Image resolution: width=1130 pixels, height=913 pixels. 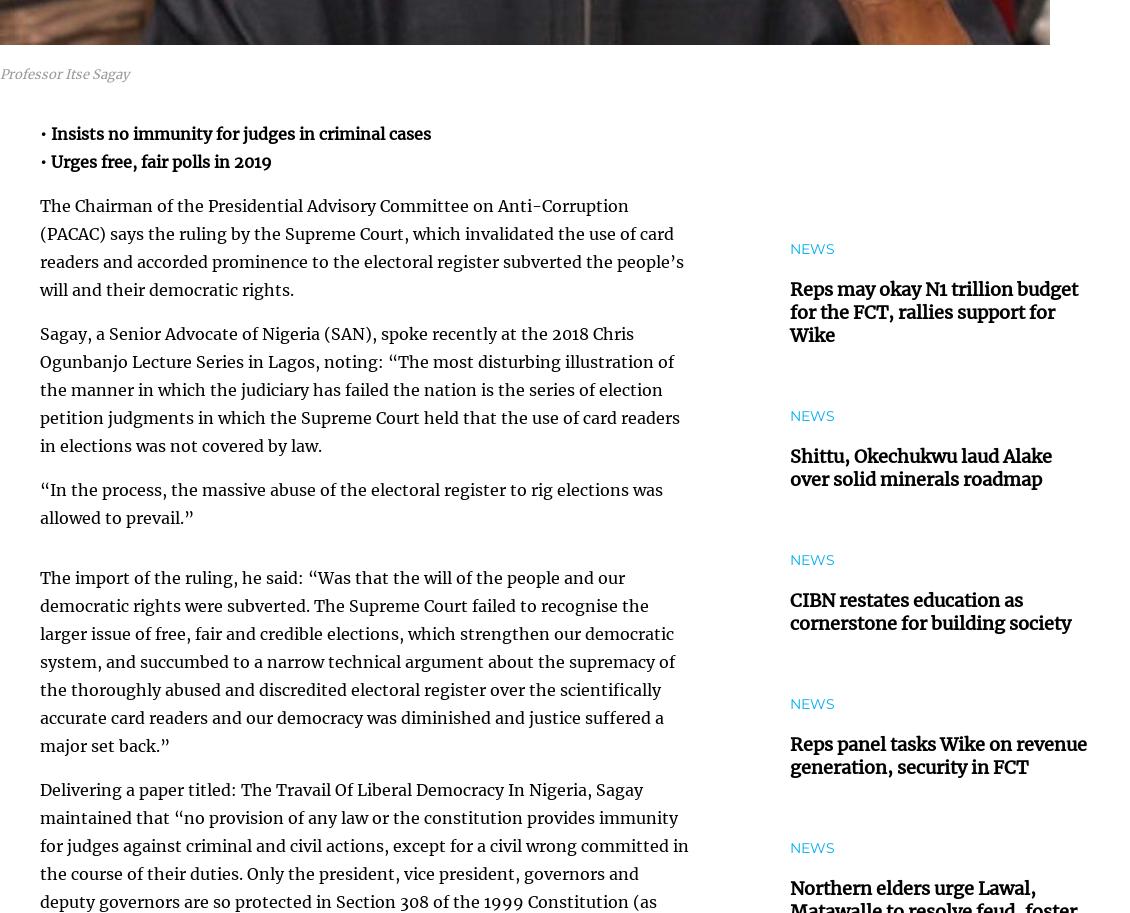 I want to click on 'CIBN restates education as cornerstone for  building society', so click(x=929, y=610).